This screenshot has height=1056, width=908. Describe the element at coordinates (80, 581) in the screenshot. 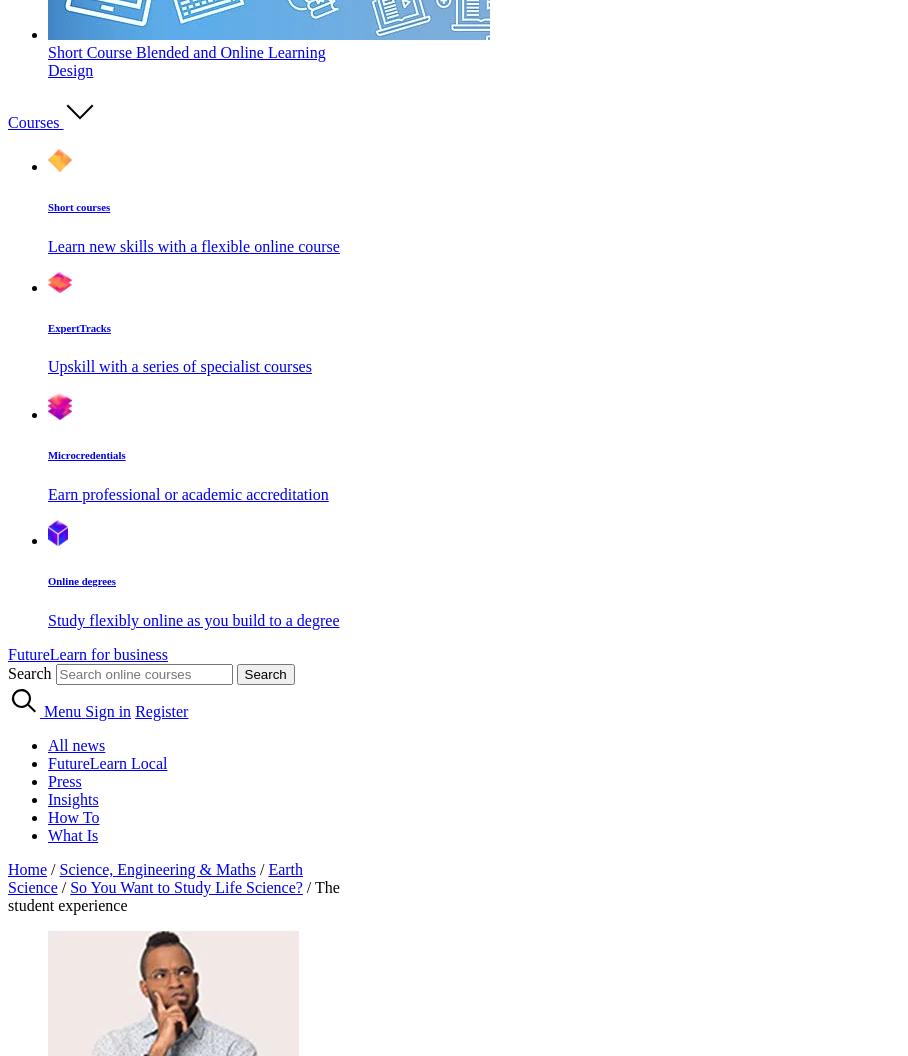

I see `'Online degrees'` at that location.